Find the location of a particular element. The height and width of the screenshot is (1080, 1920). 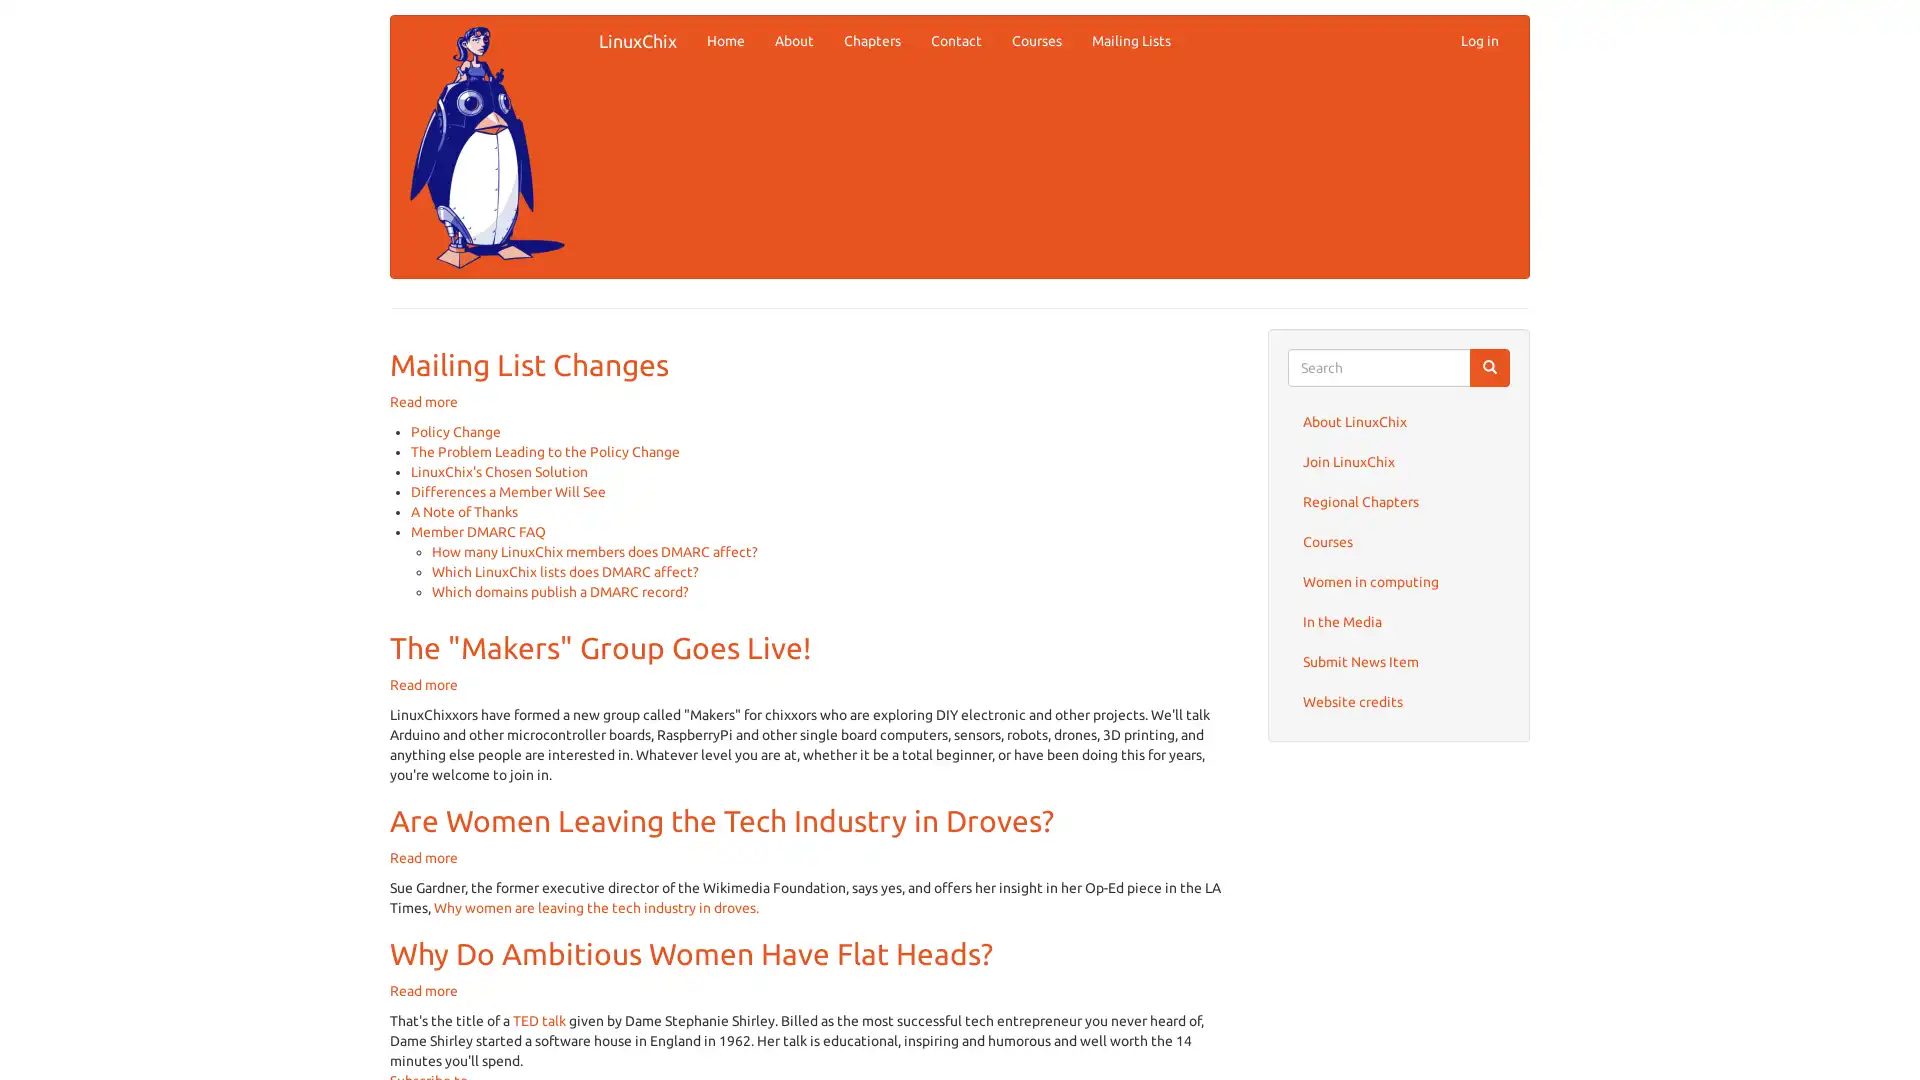

Search is located at coordinates (1489, 367).